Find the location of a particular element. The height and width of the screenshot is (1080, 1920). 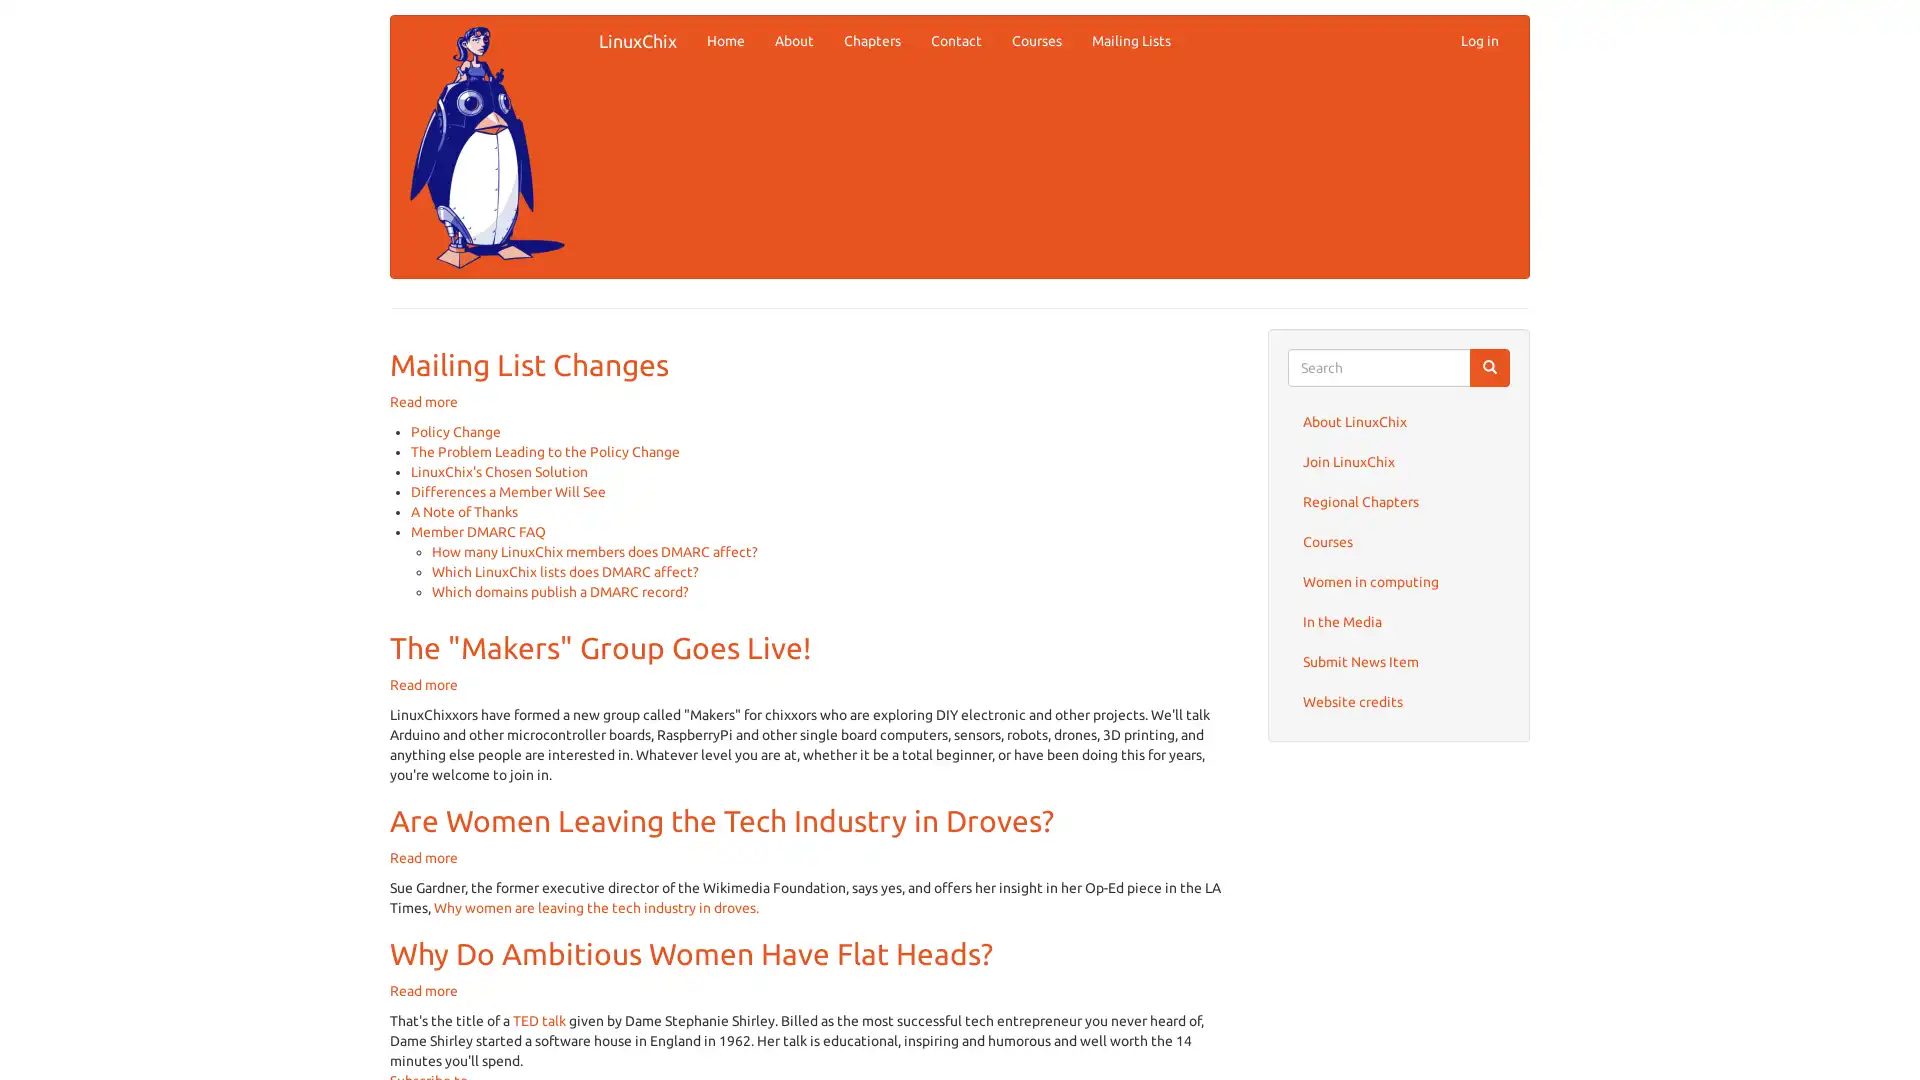

Search is located at coordinates (1489, 367).